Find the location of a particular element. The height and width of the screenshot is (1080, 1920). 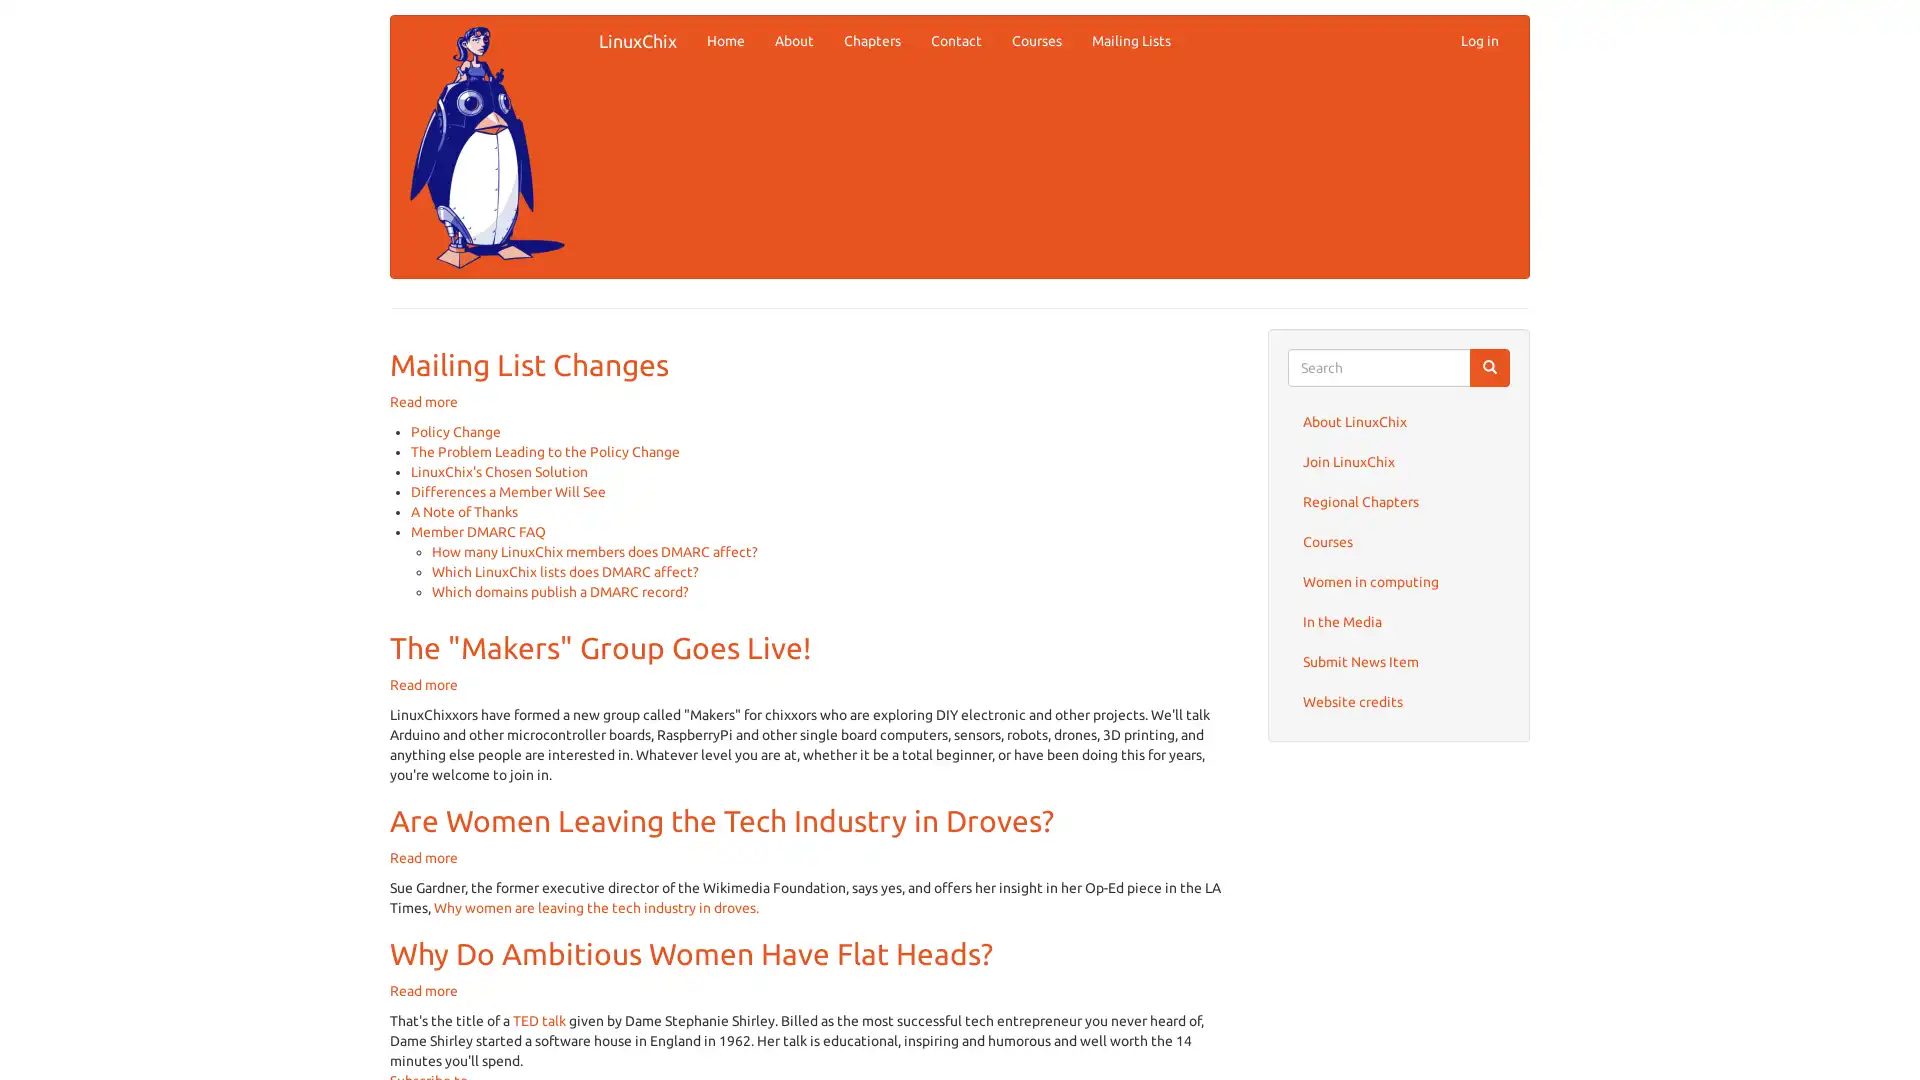

Search is located at coordinates (1489, 367).